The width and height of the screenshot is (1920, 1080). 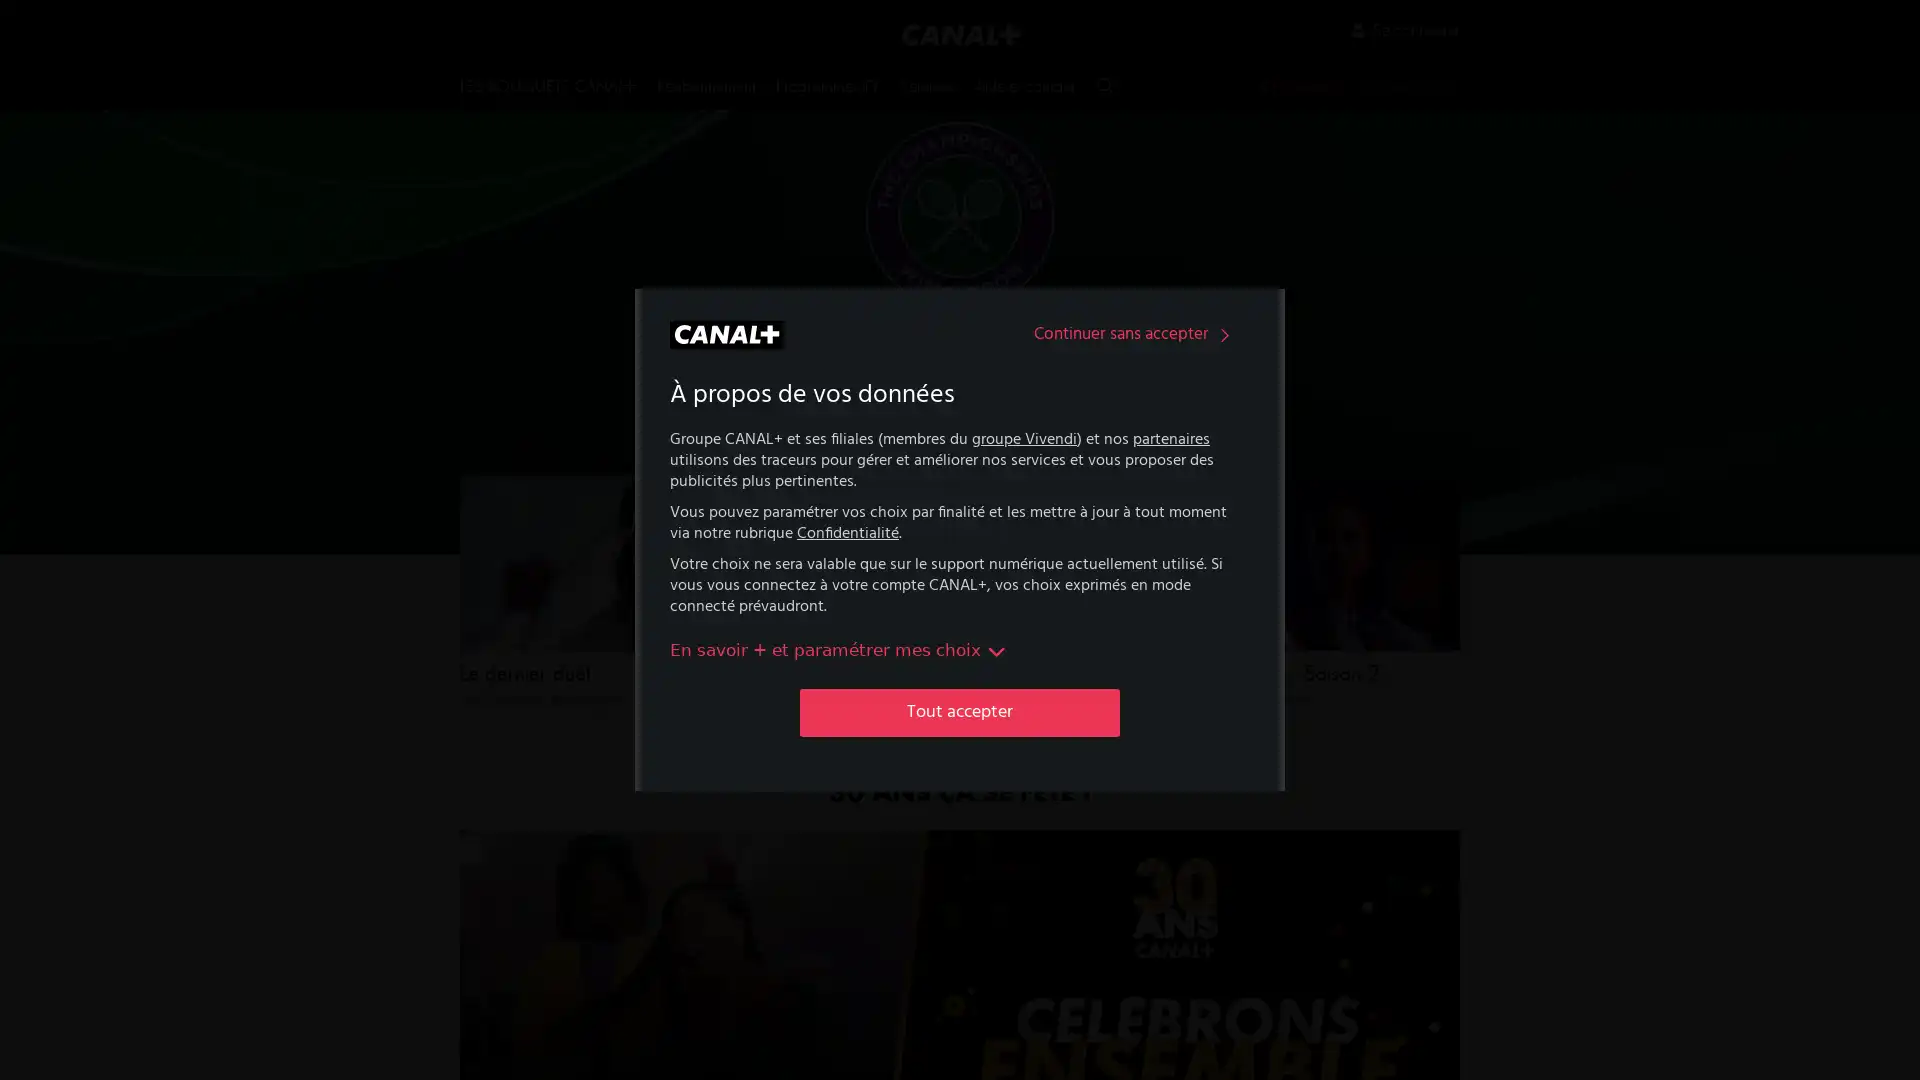 What do you see at coordinates (1150, 501) in the screenshot?
I see `Rwanda` at bounding box center [1150, 501].